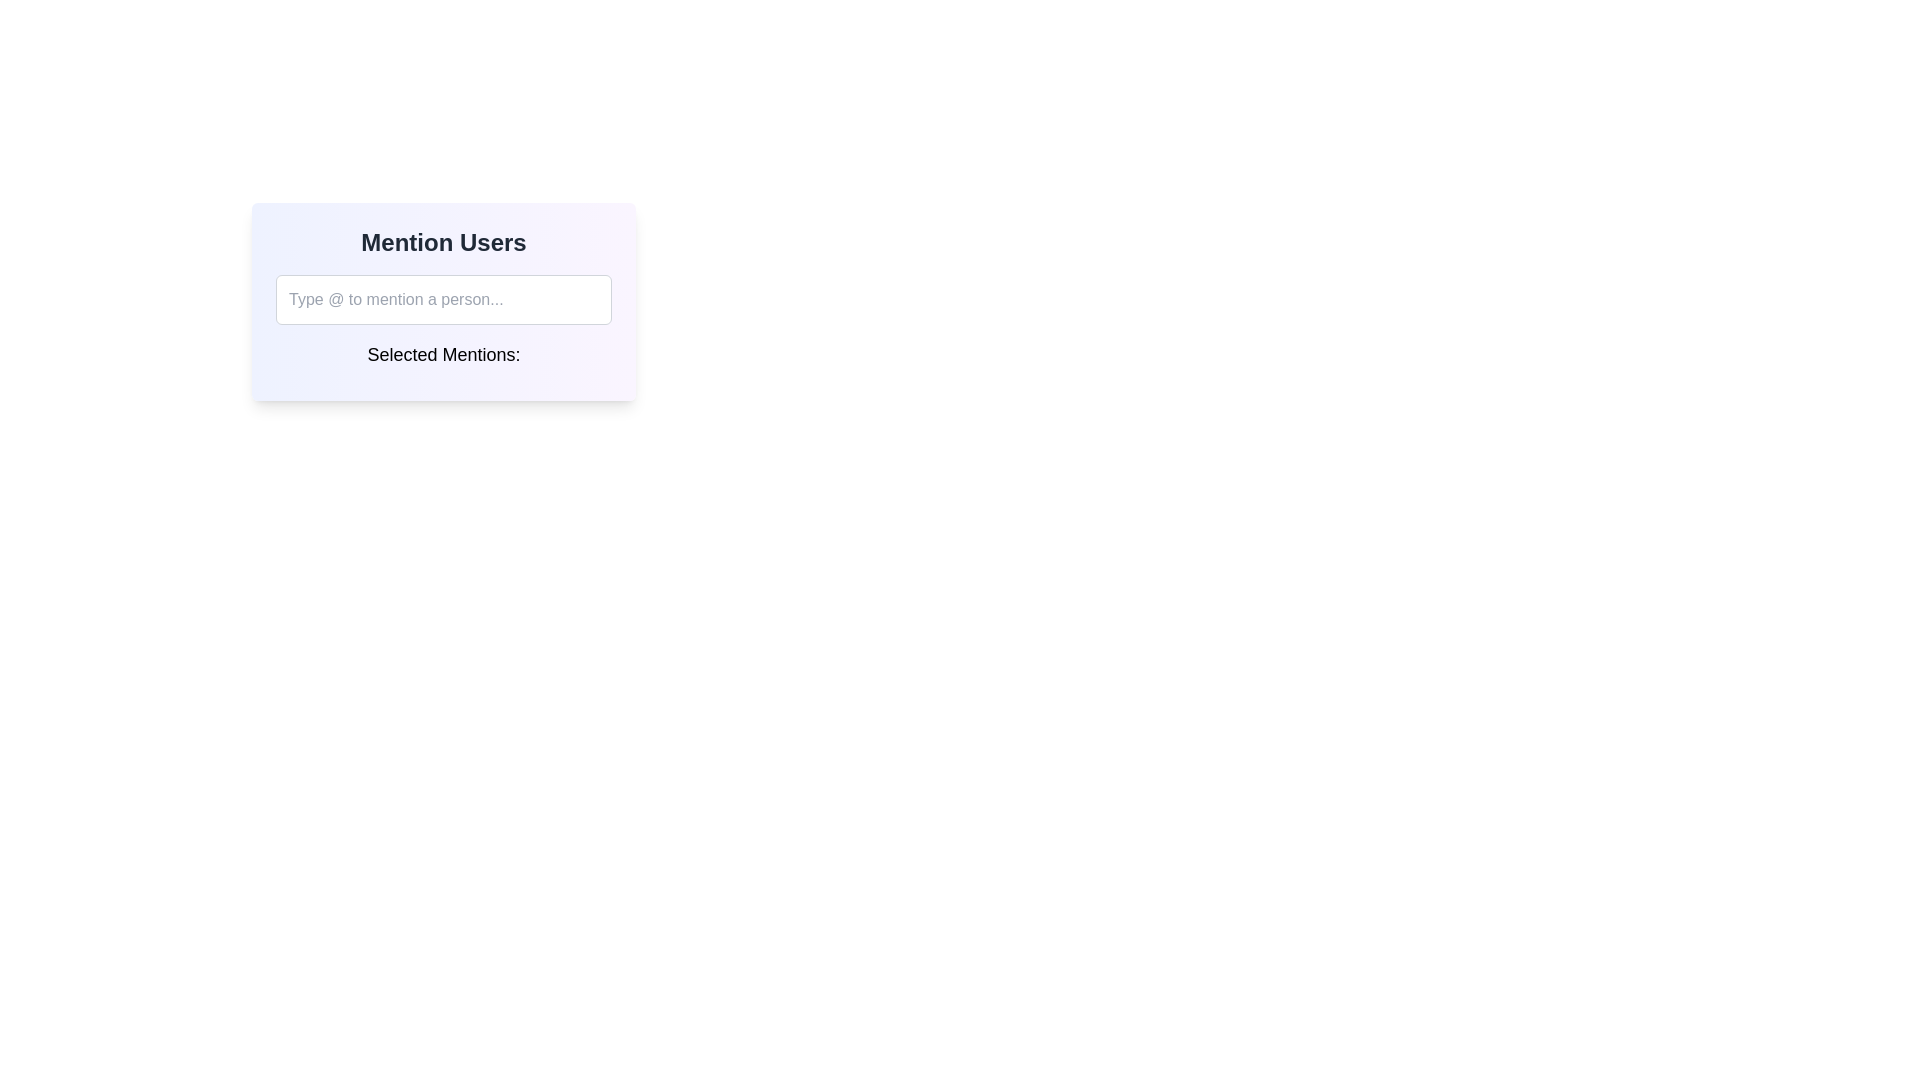 The width and height of the screenshot is (1920, 1080). Describe the element at coordinates (443, 301) in the screenshot. I see `the textbox in the Interactive Panel, which is styled with a gradient background and contains a main title above it` at that location.